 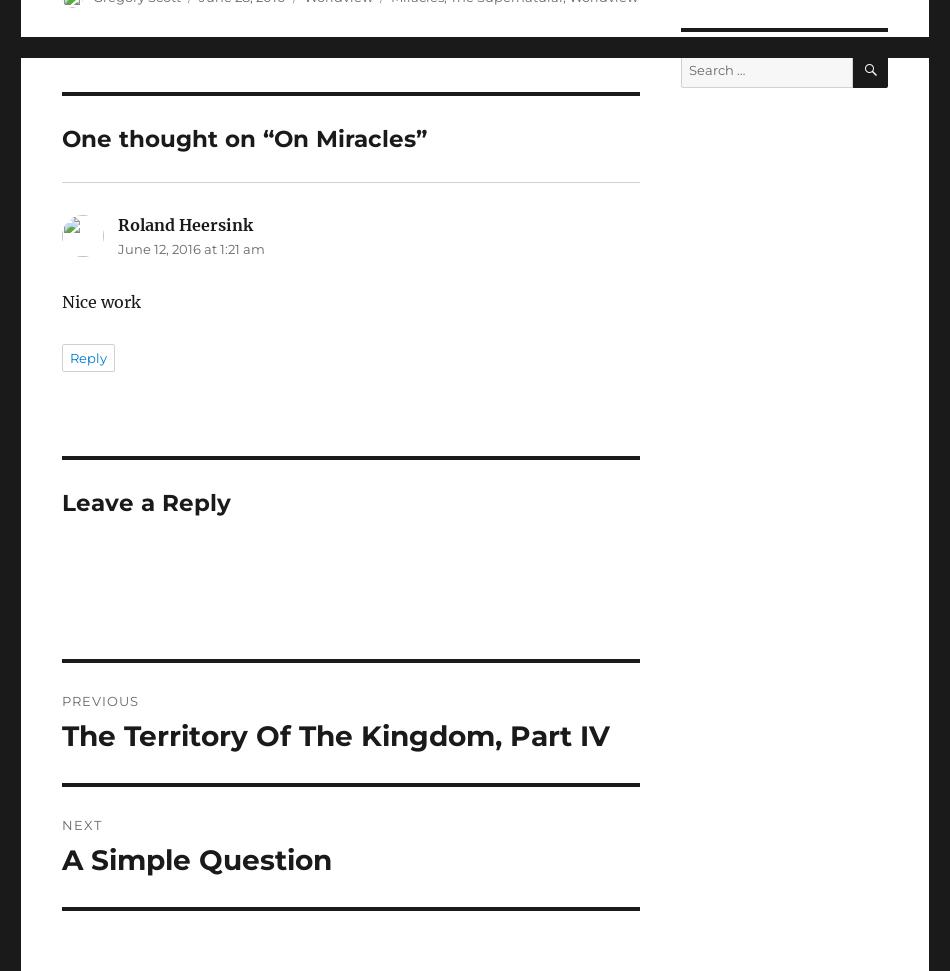 I want to click on 'The Territory Of The Kingdom, Part IV', so click(x=335, y=734).